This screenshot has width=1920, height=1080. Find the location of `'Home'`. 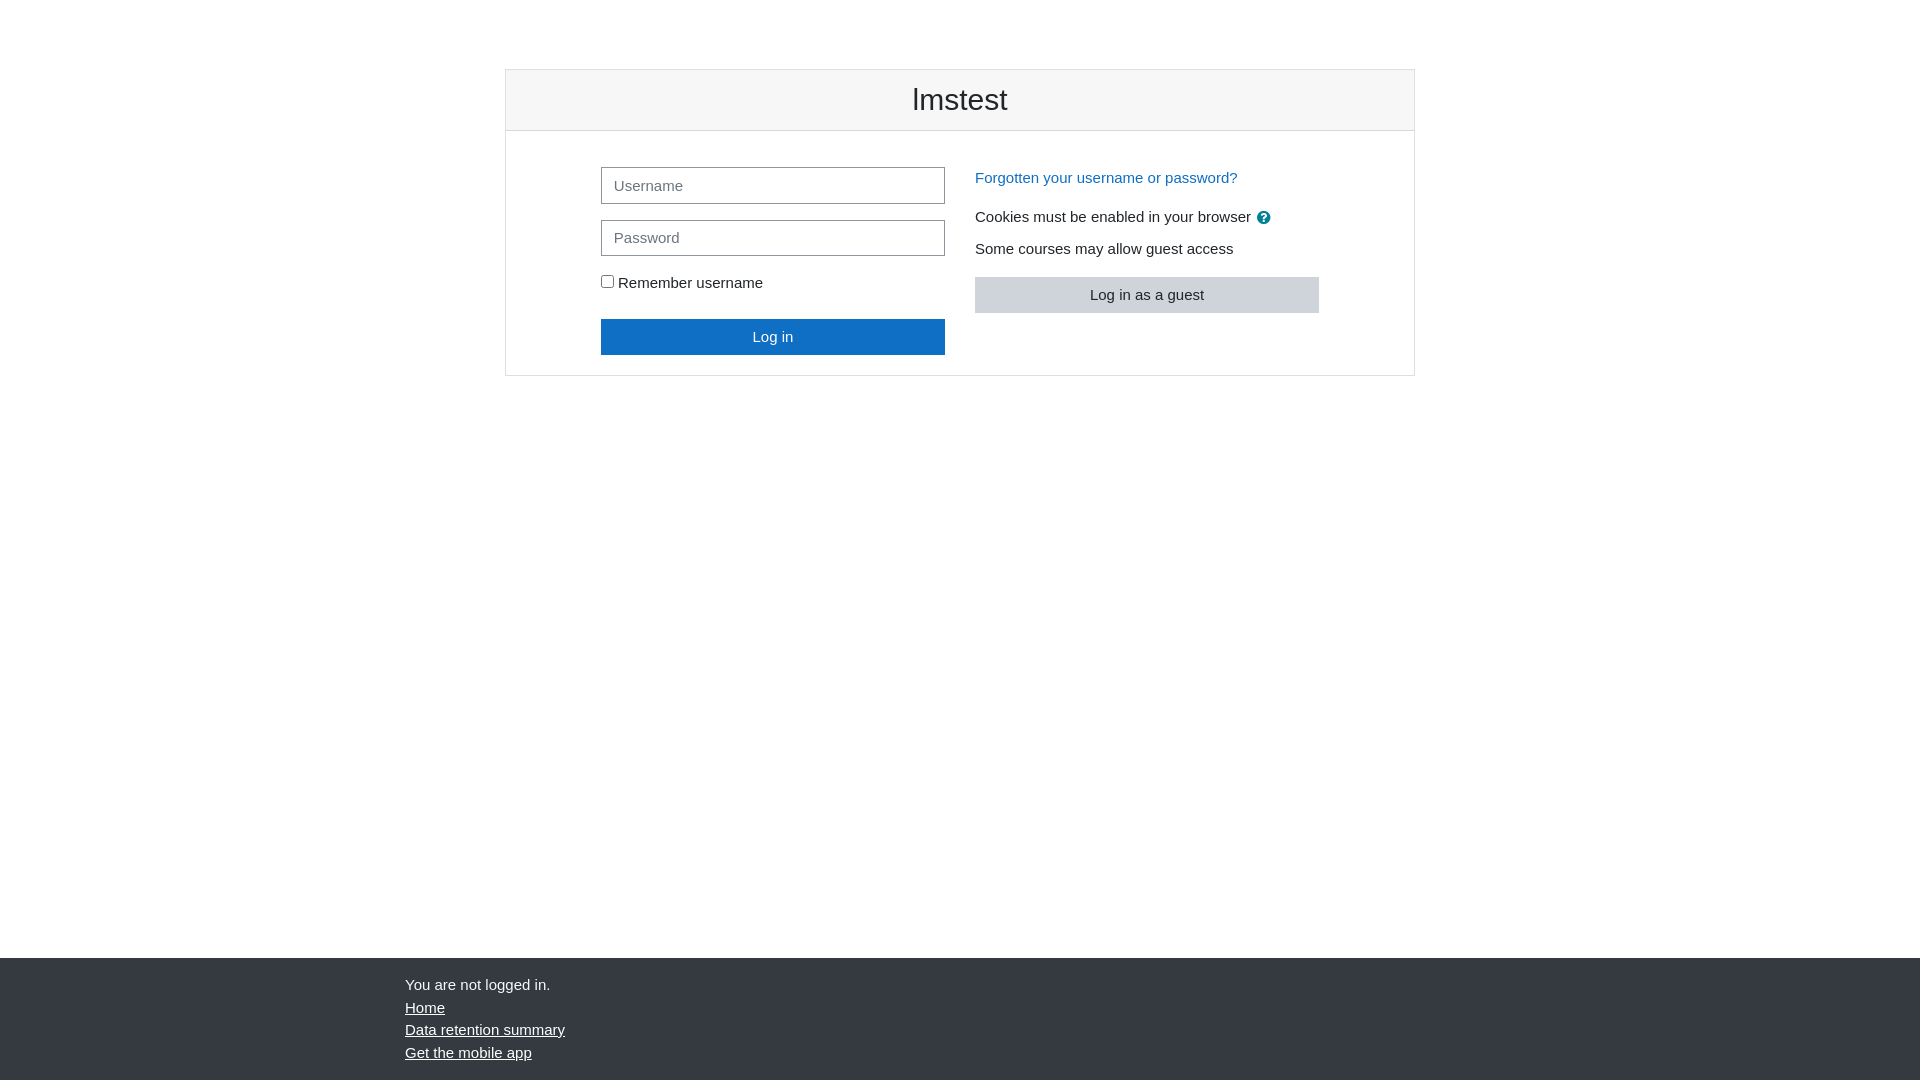

'Home' is located at coordinates (424, 1006).